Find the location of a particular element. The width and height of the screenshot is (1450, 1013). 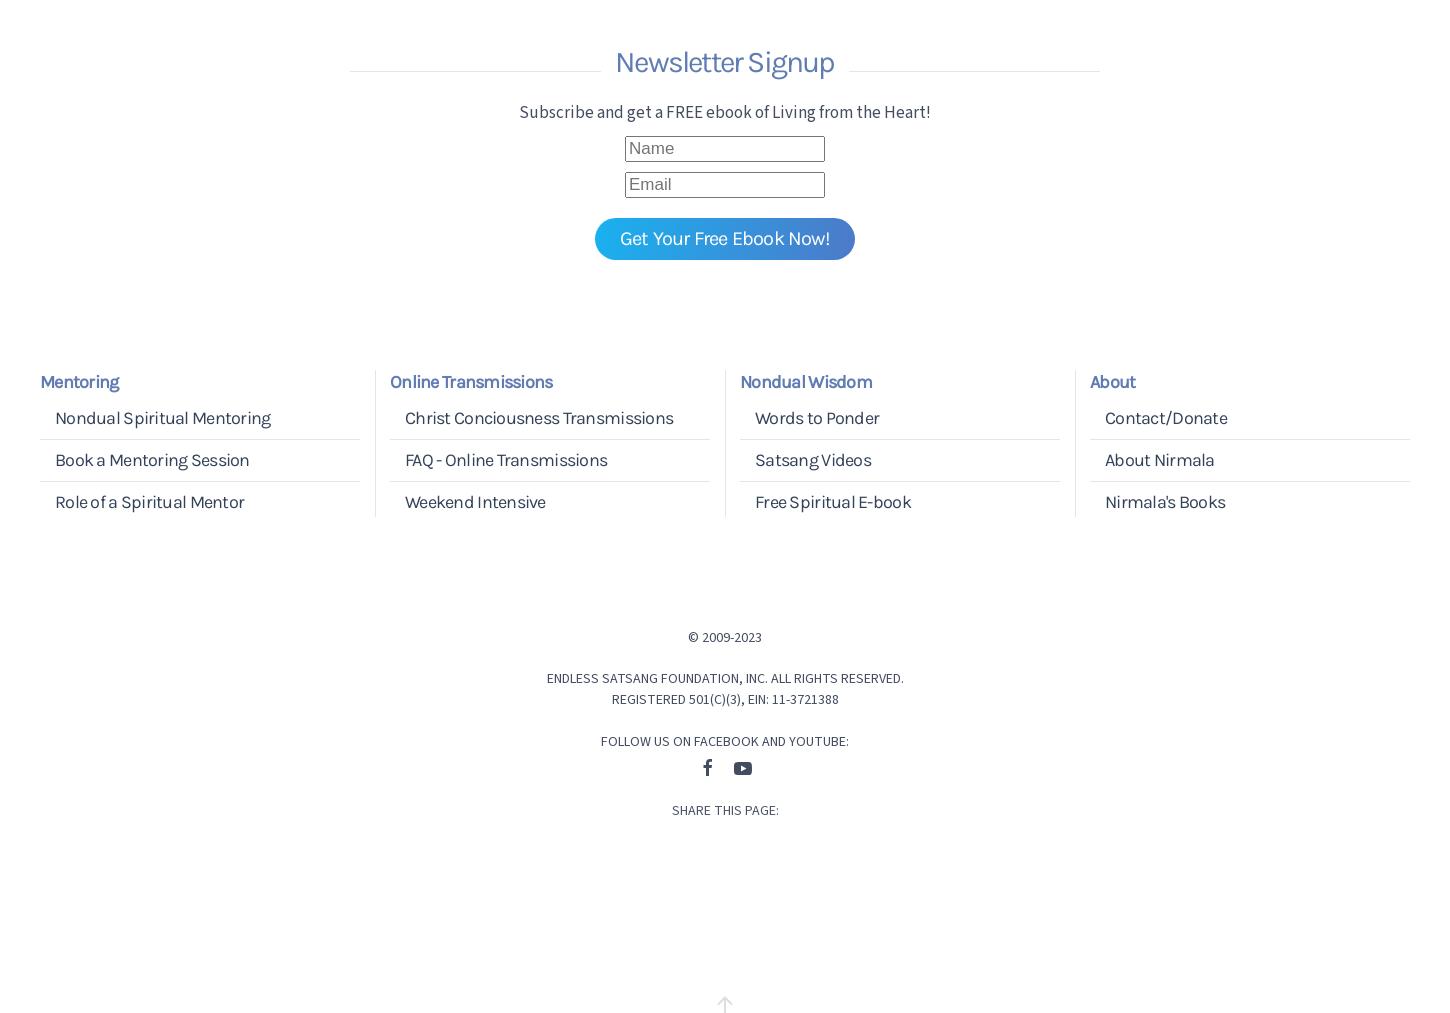

'Words to Ponder' is located at coordinates (816, 415).